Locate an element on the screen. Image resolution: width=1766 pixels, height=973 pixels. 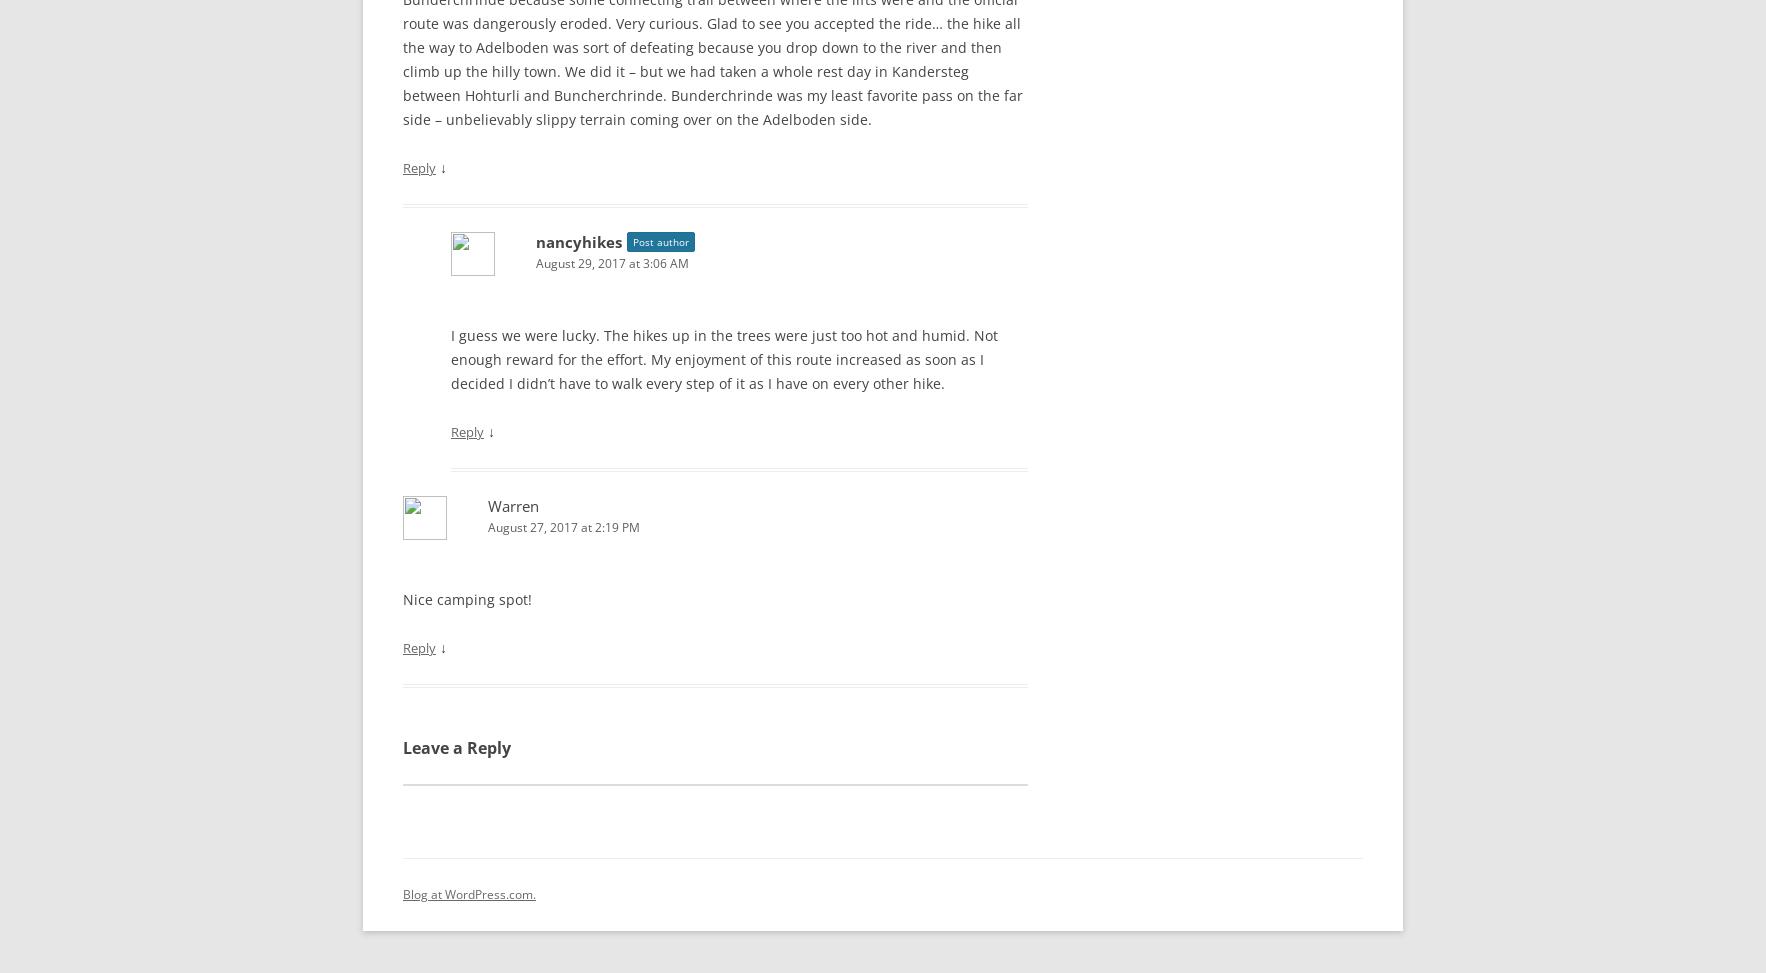
'Post author' is located at coordinates (661, 236).